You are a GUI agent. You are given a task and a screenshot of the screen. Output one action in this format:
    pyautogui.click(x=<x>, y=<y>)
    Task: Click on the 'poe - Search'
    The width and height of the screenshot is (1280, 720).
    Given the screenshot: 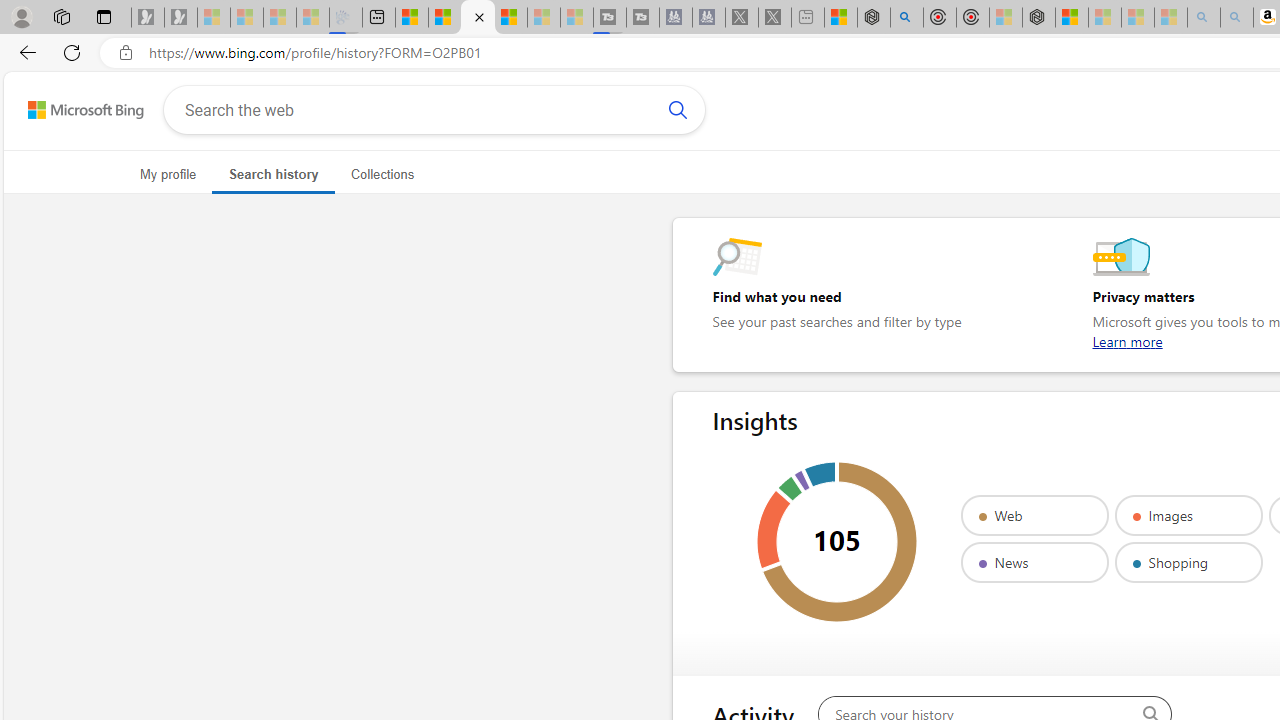 What is the action you would take?
    pyautogui.click(x=905, y=17)
    